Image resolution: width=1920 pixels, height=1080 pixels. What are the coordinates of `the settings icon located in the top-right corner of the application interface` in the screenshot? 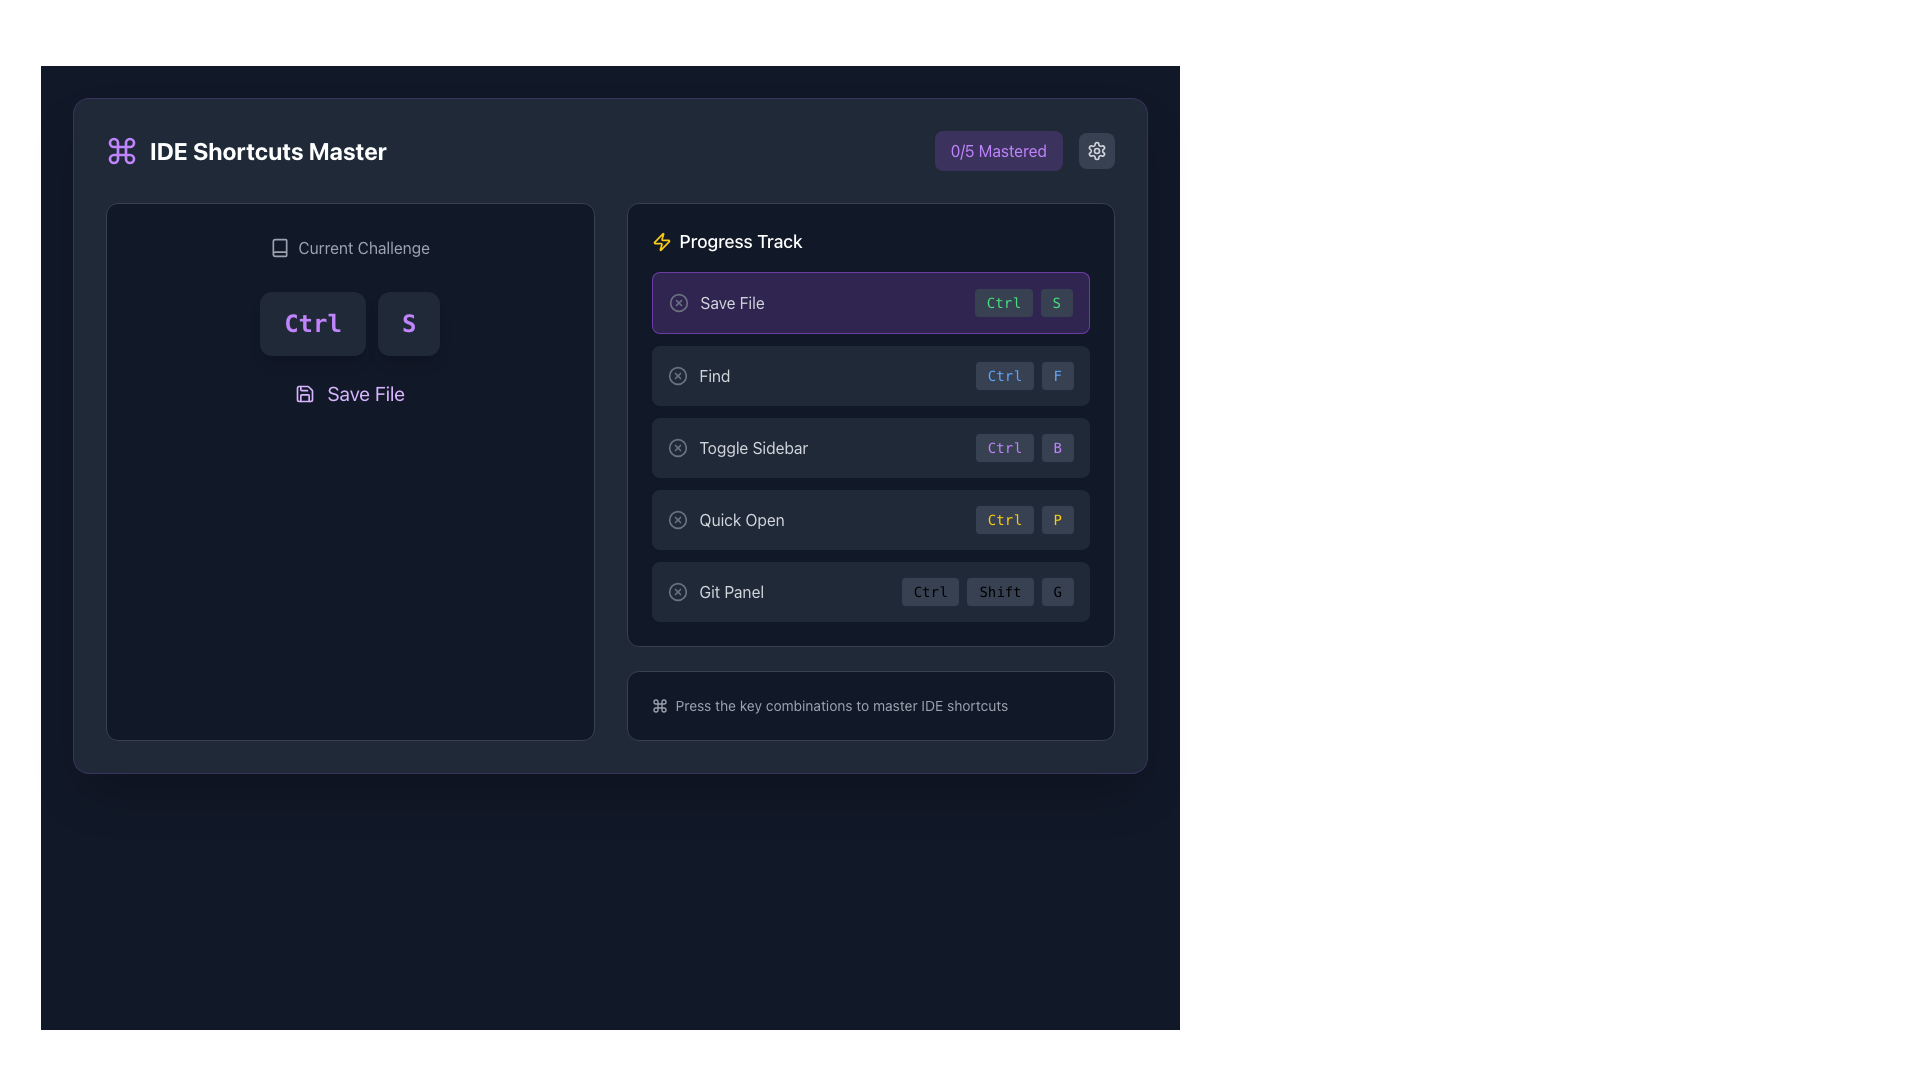 It's located at (1096, 149).